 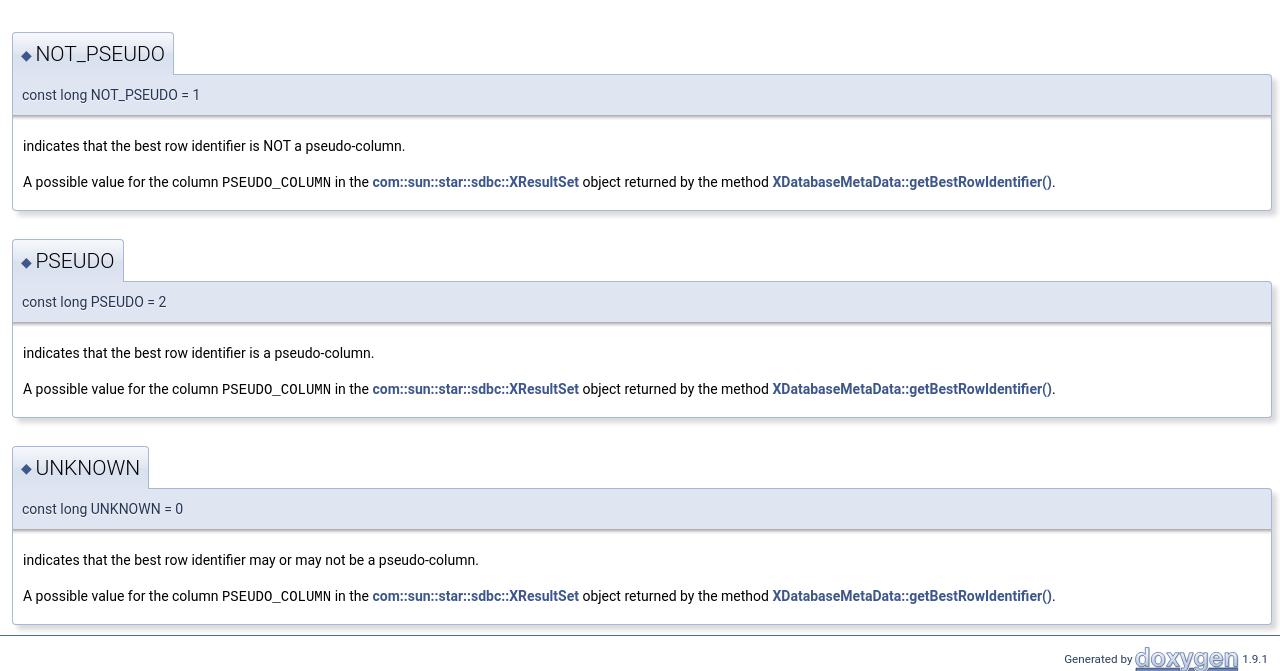 I want to click on 'indicates that the best row identifier is a pseudo-column.', so click(x=198, y=352).